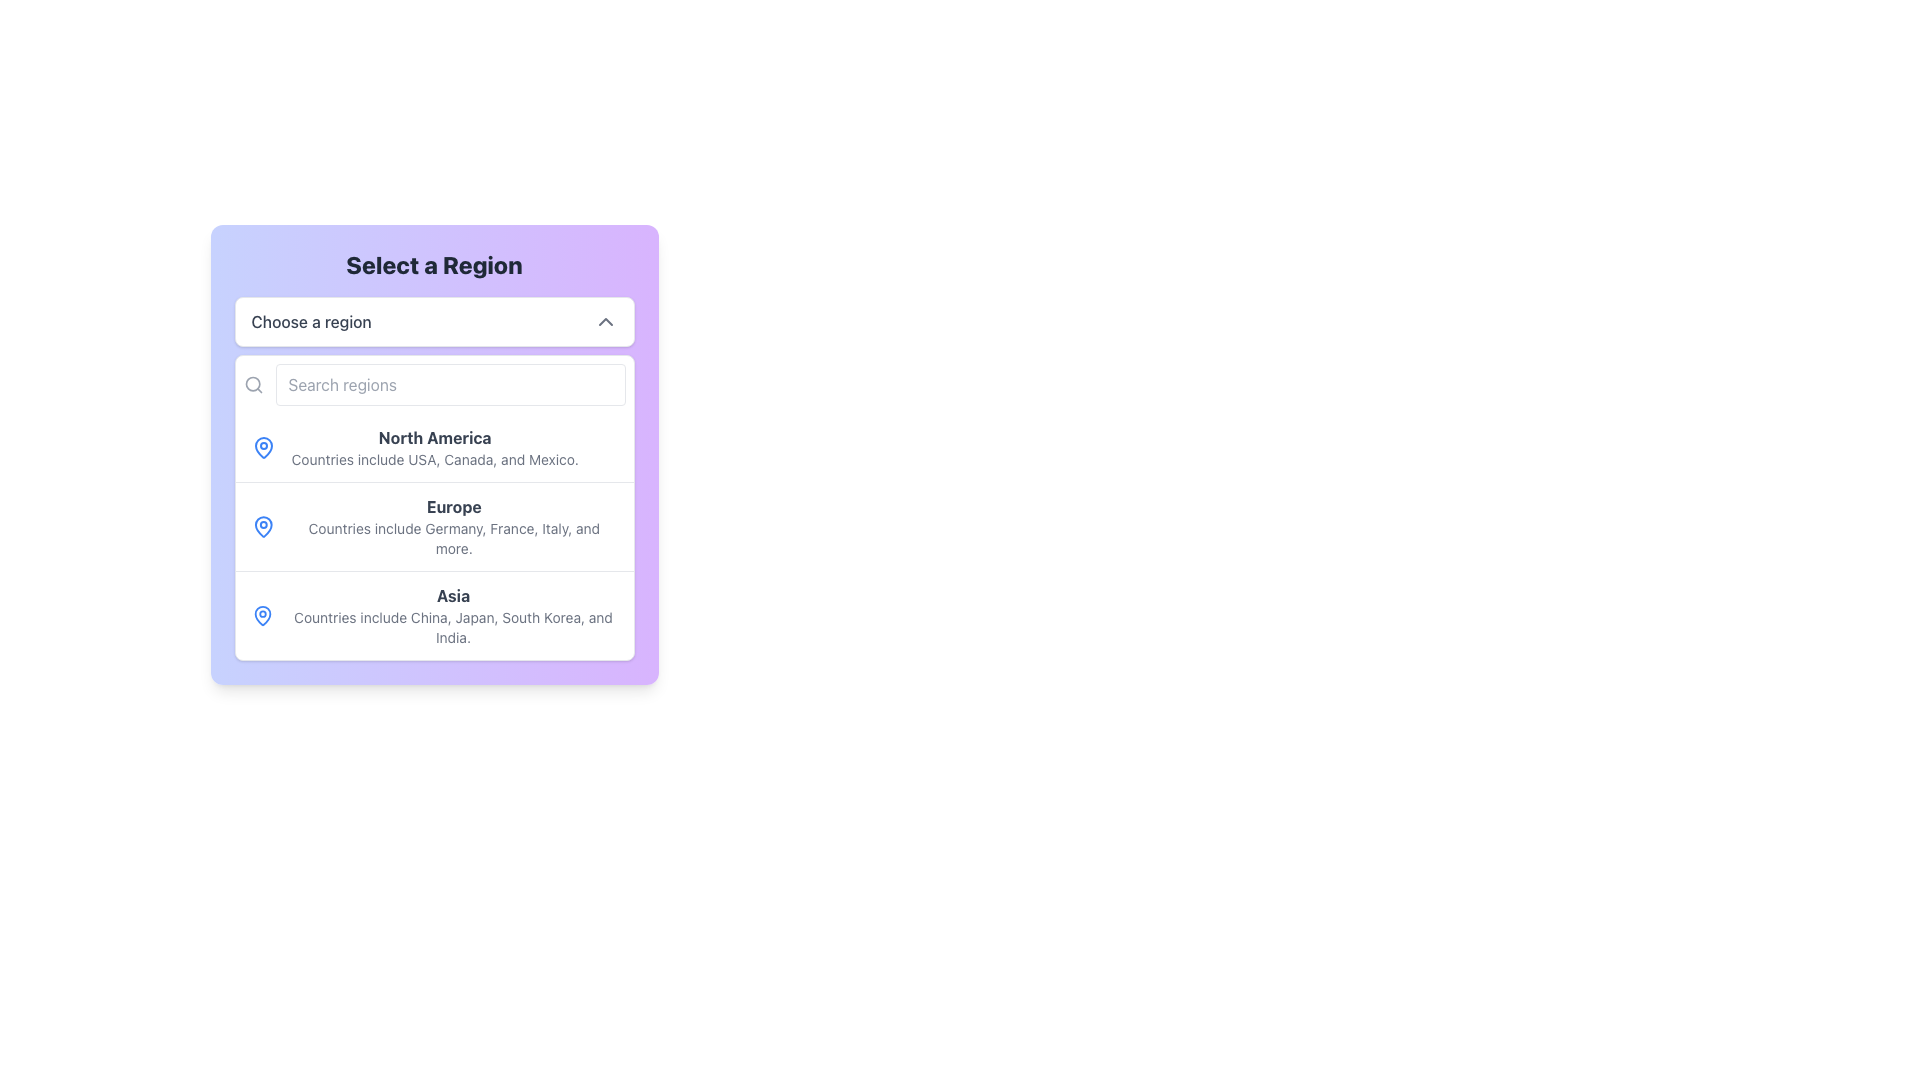  I want to click on the downward-facing chevron icon, which serves as a dropdown indicator in the 'Choose a region' section, so click(604, 320).